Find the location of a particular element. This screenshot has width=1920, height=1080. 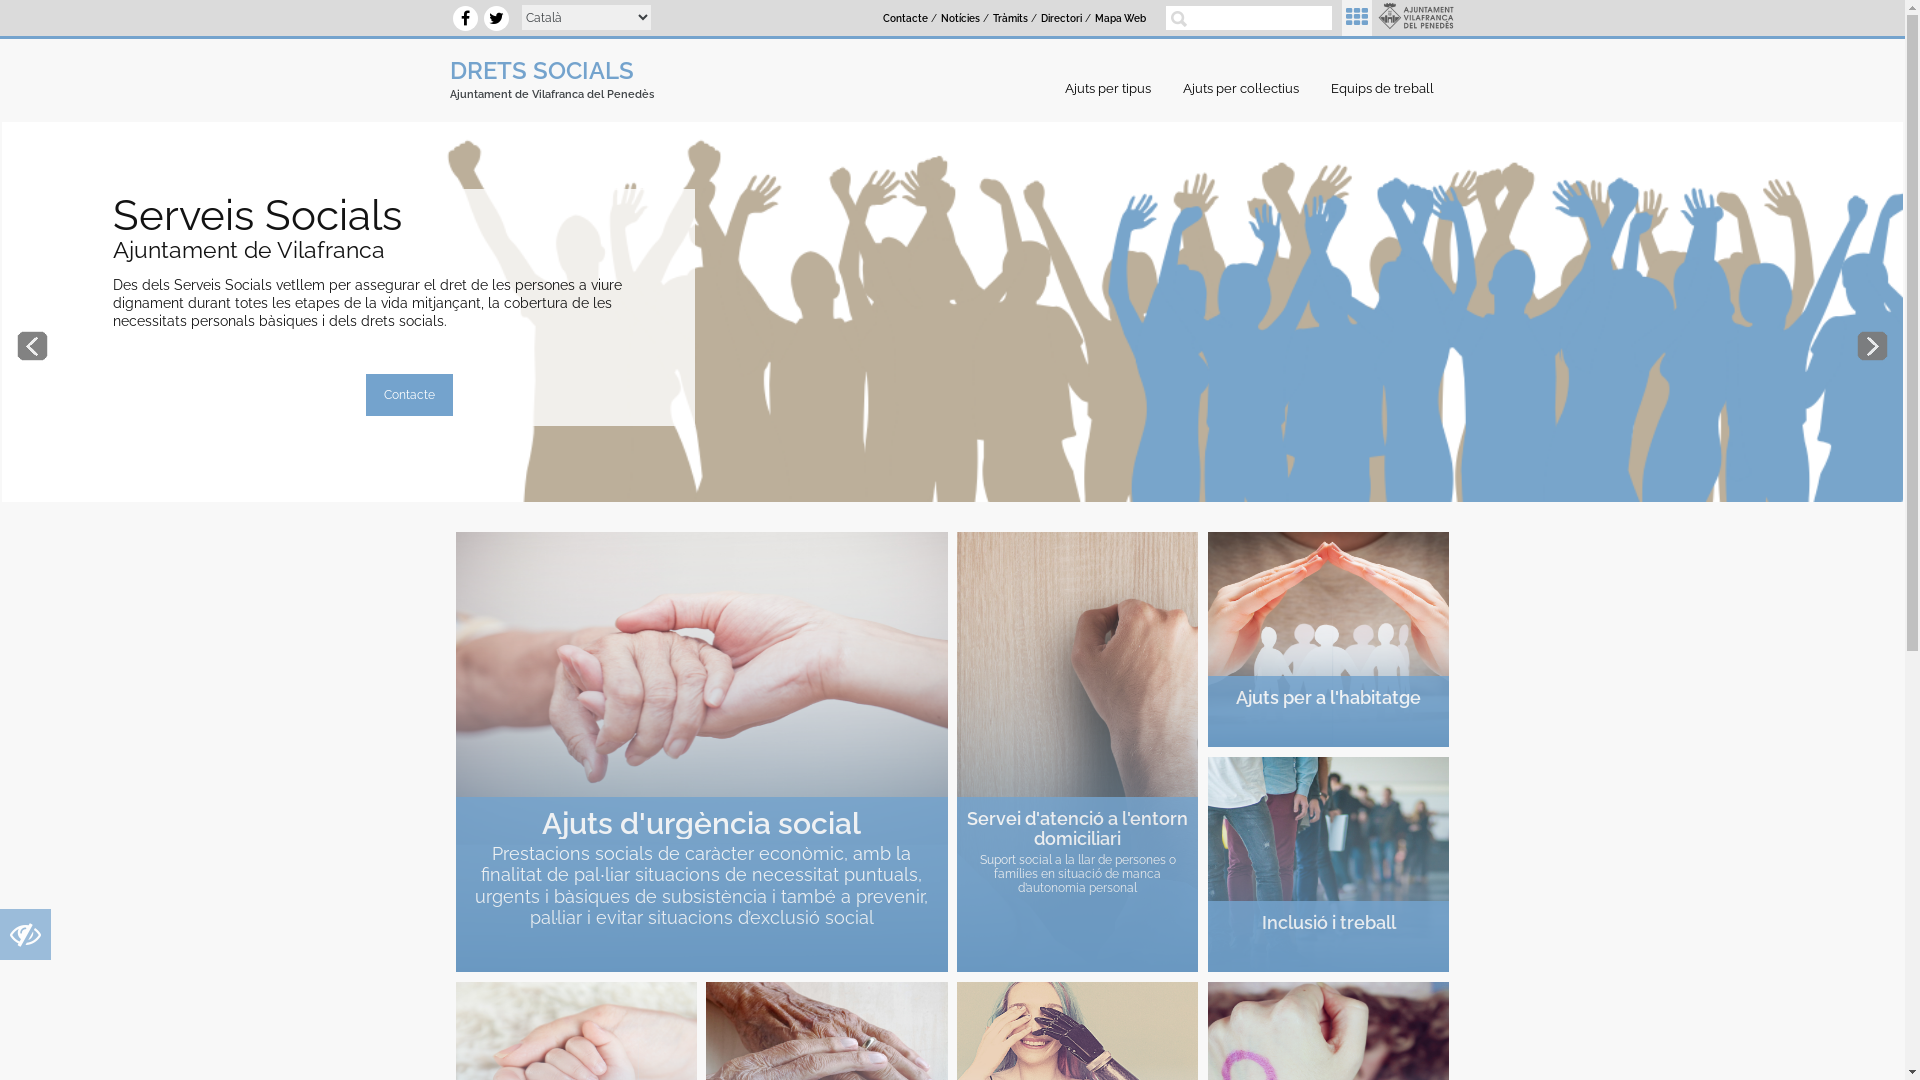

'Equips de treball' is located at coordinates (1386, 87).